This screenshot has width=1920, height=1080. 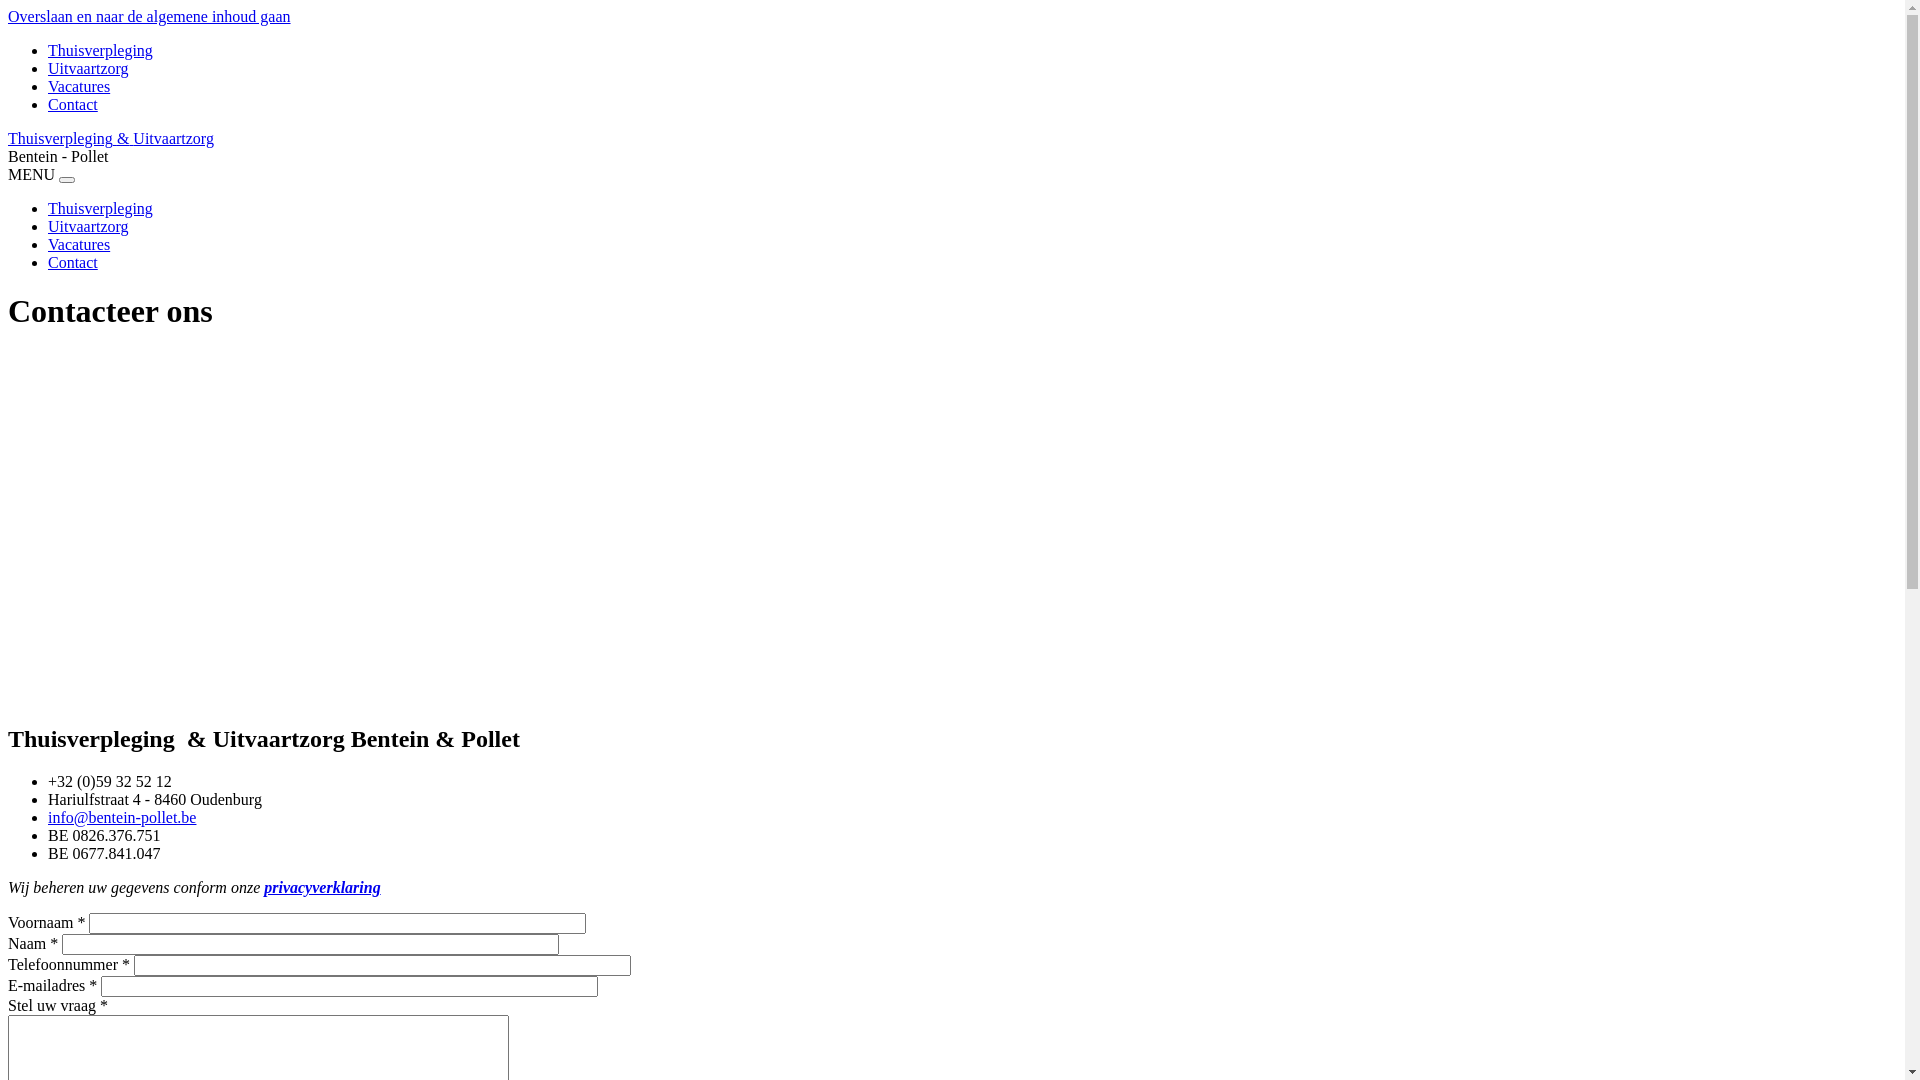 I want to click on 'Vacatures', so click(x=48, y=243).